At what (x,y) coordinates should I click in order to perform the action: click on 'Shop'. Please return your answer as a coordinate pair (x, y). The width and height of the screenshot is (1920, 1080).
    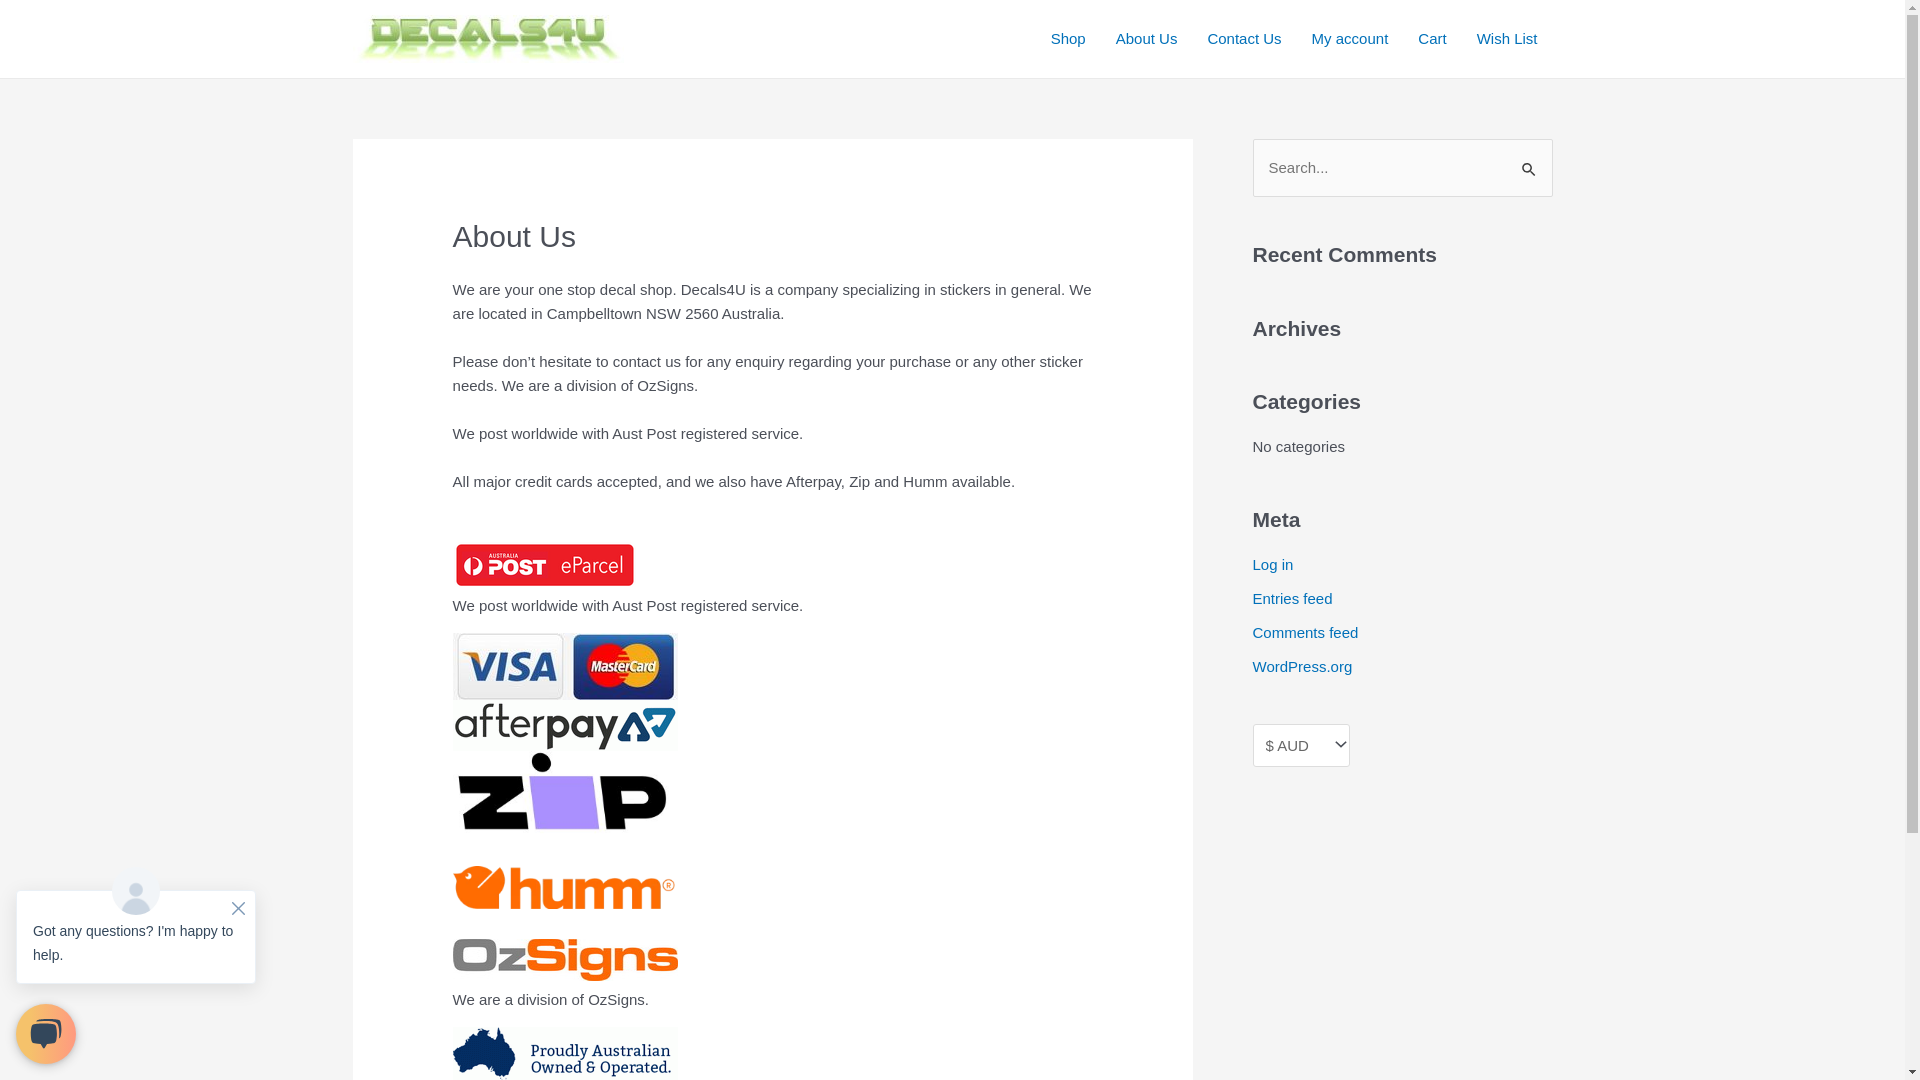
    Looking at the image, I should click on (1036, 38).